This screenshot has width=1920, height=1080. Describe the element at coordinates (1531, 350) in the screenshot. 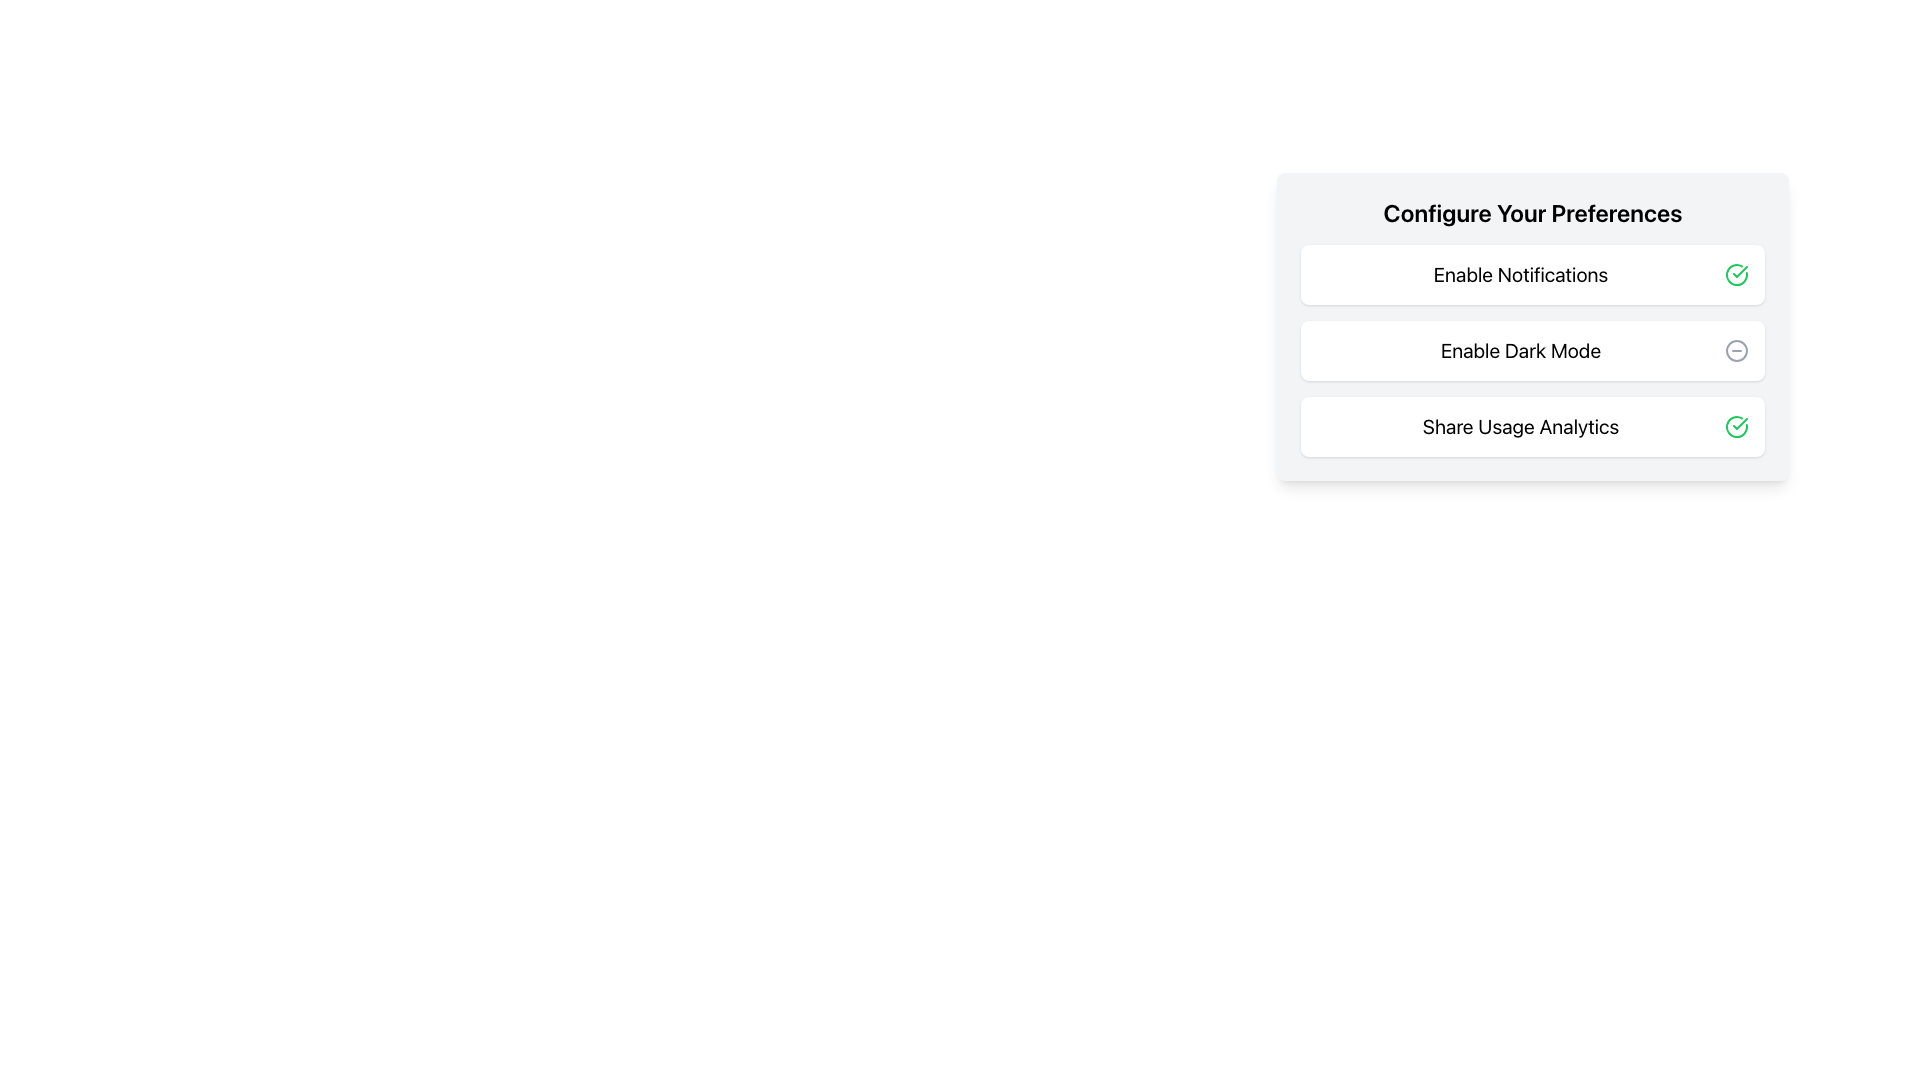

I see `the vertical list containing interactive items, including 'Enable Notifications,' 'Enable Dark Mode,' and 'Share Usage Analytics'` at that location.